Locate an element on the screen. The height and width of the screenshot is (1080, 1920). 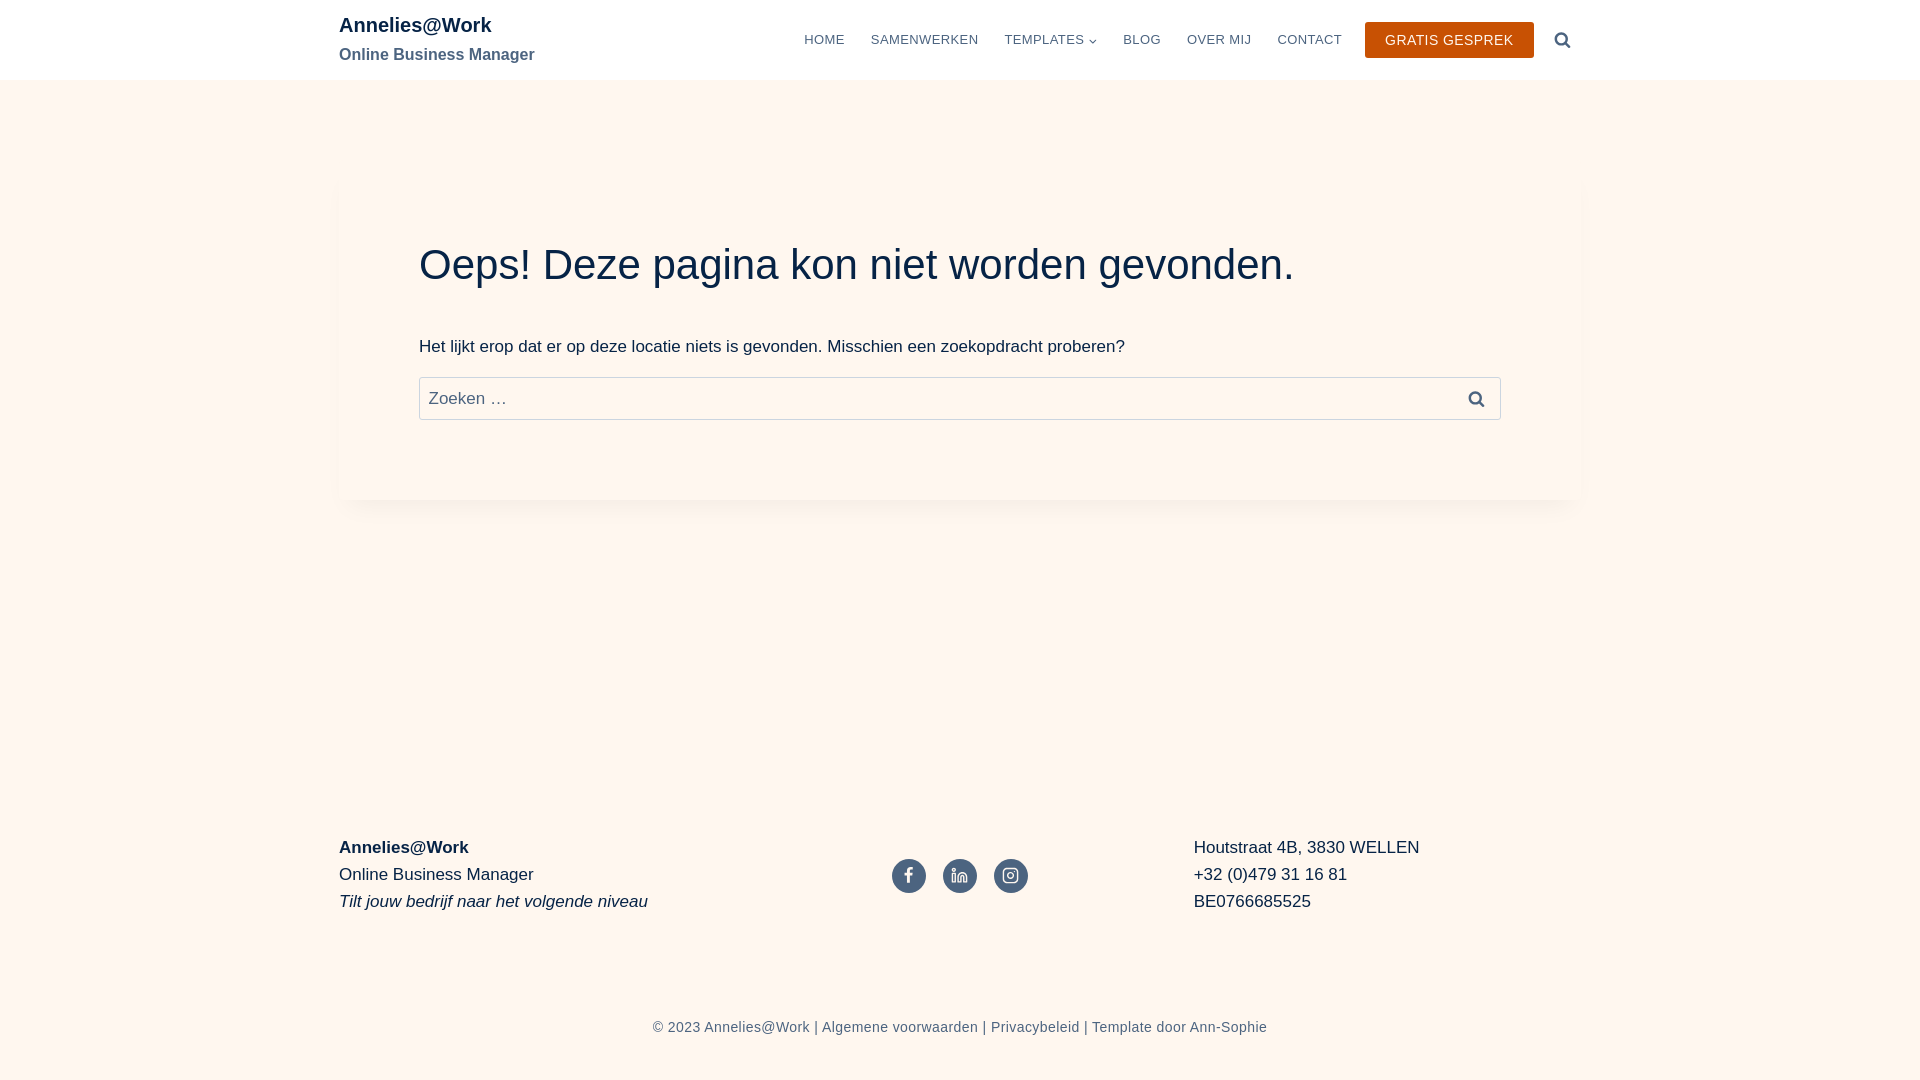
'HOME' is located at coordinates (824, 39).